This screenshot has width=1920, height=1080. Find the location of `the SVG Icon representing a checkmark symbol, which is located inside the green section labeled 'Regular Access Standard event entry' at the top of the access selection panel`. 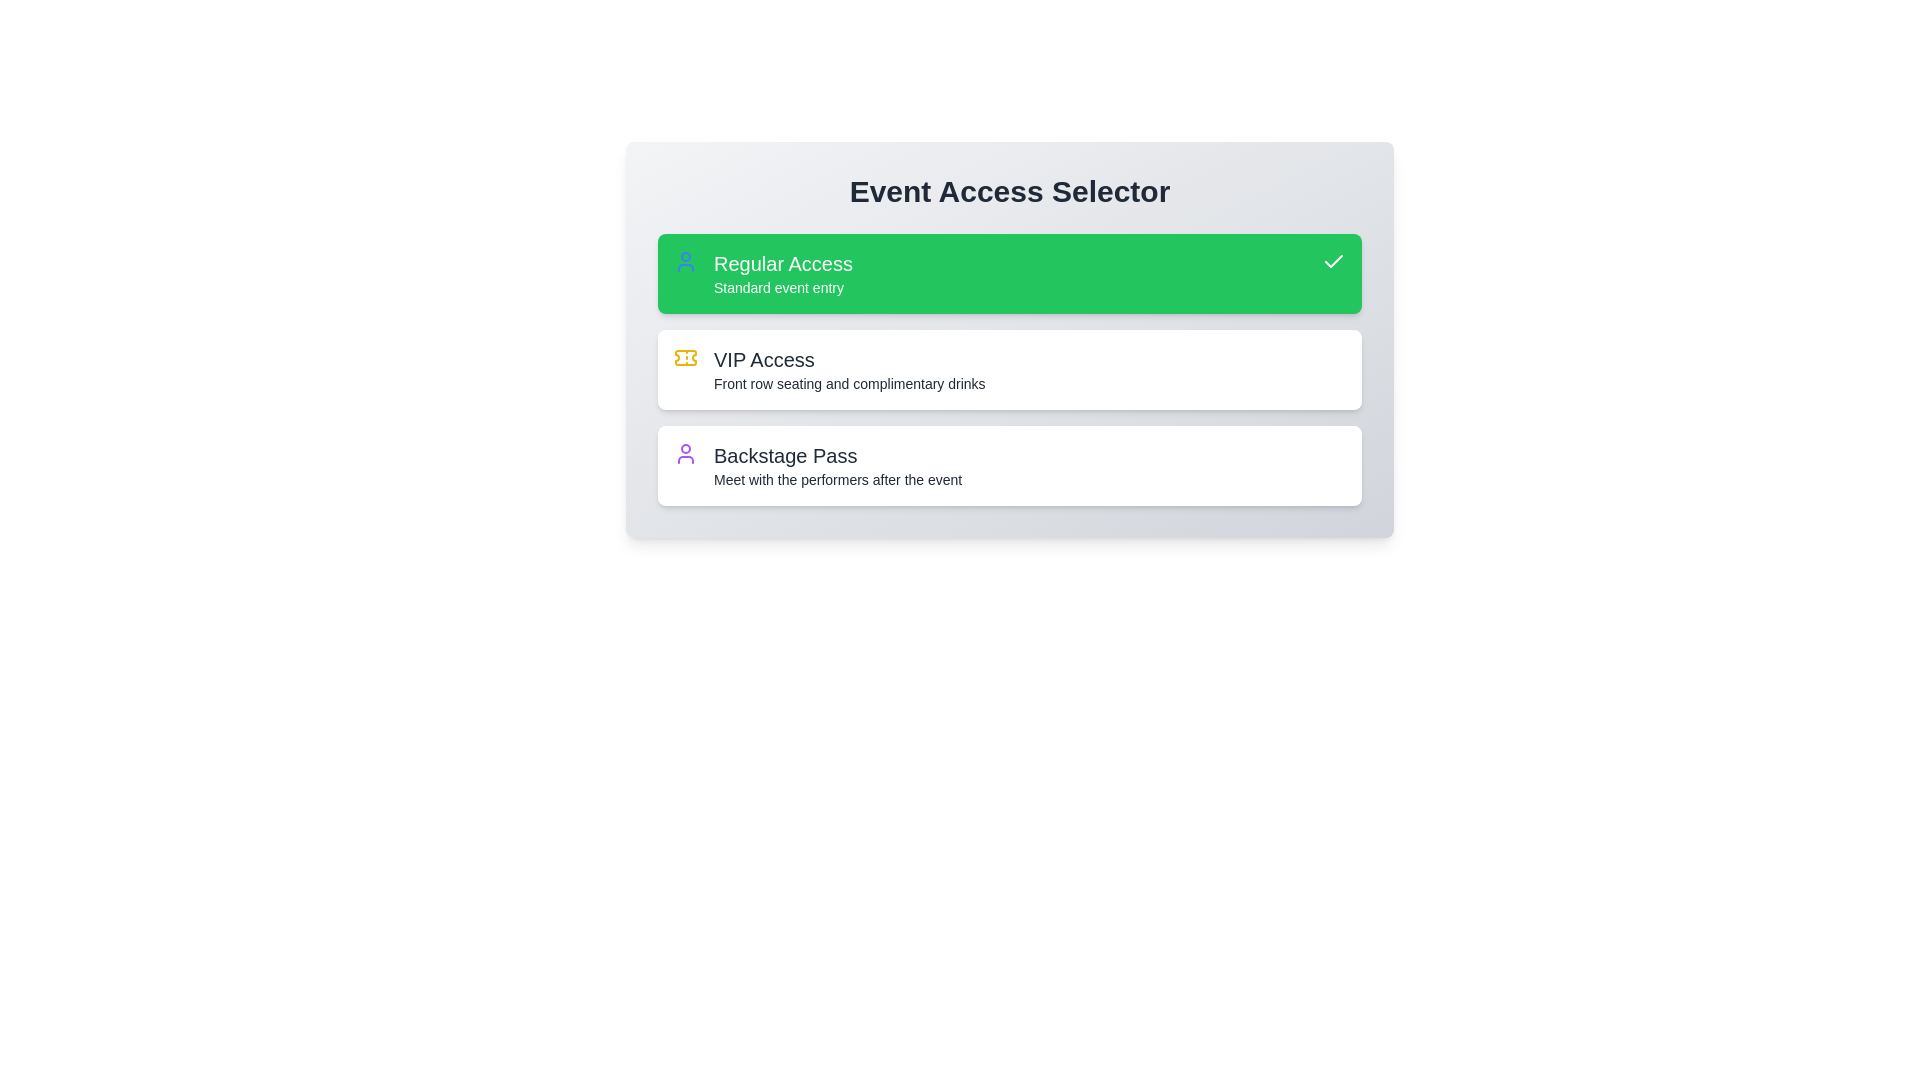

the SVG Icon representing a checkmark symbol, which is located inside the green section labeled 'Regular Access Standard event entry' at the top of the access selection panel is located at coordinates (1334, 261).